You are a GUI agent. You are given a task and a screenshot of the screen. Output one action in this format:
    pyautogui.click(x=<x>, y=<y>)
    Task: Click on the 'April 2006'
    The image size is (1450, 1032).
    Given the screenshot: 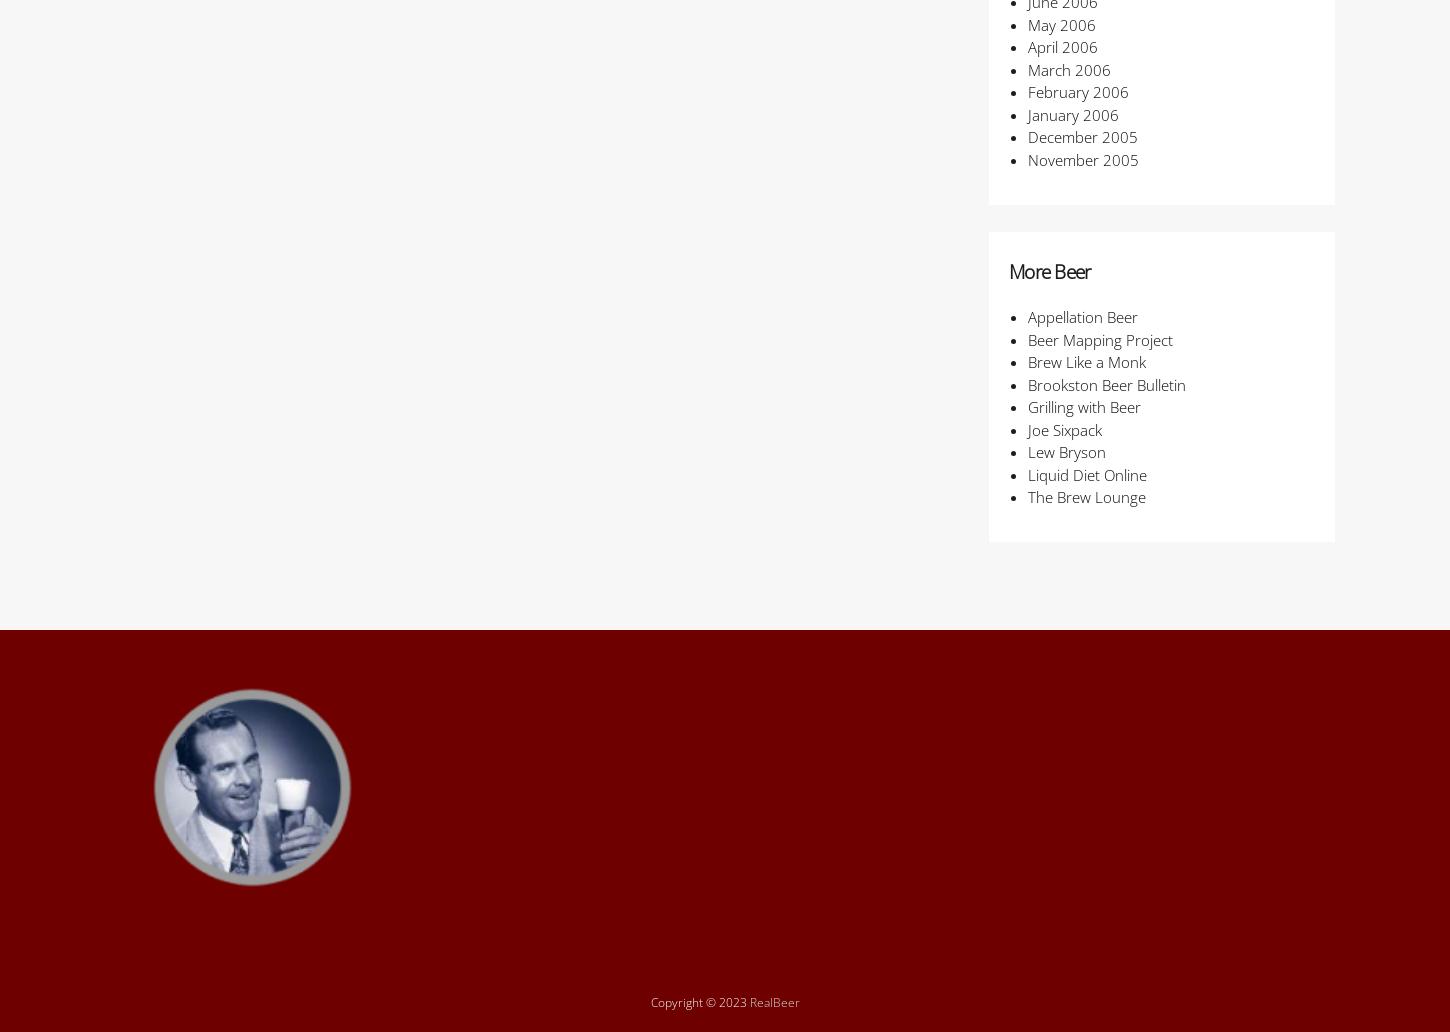 What is the action you would take?
    pyautogui.click(x=1027, y=46)
    